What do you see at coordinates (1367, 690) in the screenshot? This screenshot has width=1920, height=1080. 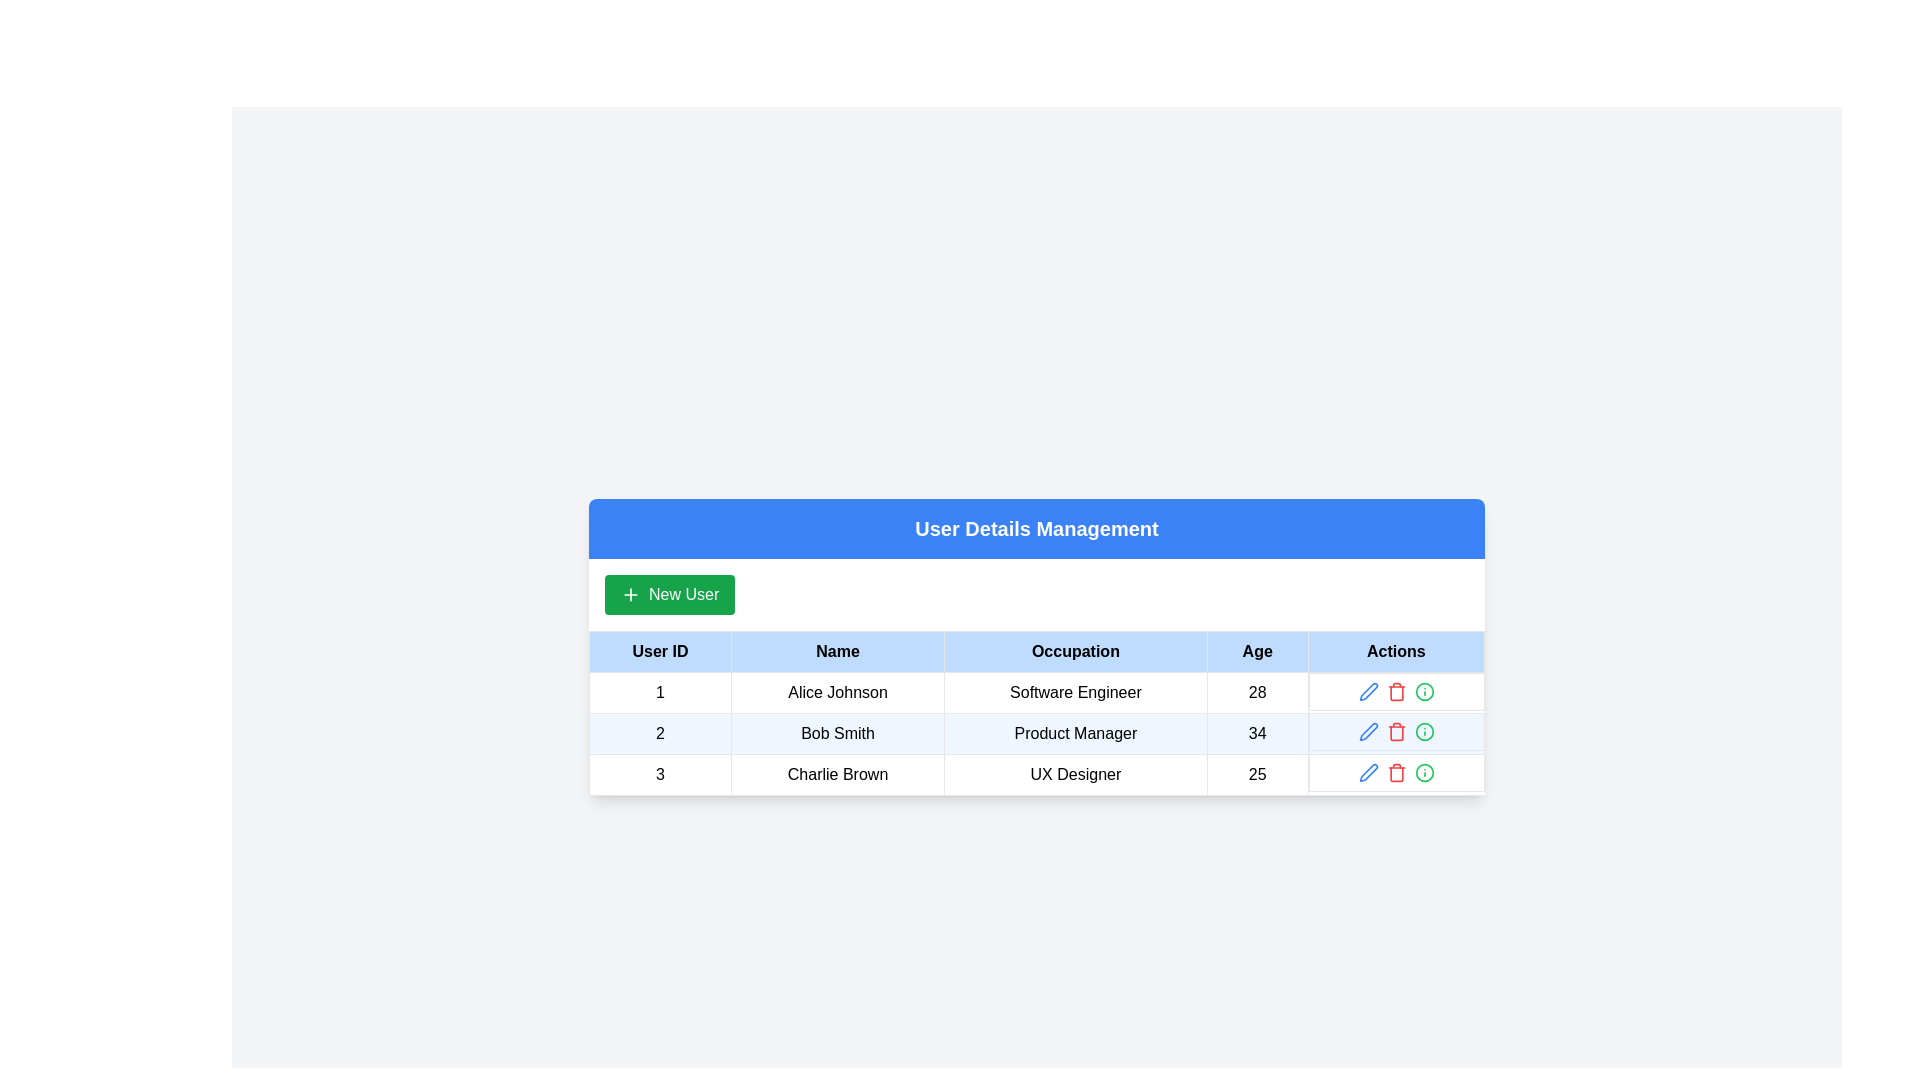 I see `the edit button in the 'Actions' column of the second row for user 'Bob Smith'` at bounding box center [1367, 690].